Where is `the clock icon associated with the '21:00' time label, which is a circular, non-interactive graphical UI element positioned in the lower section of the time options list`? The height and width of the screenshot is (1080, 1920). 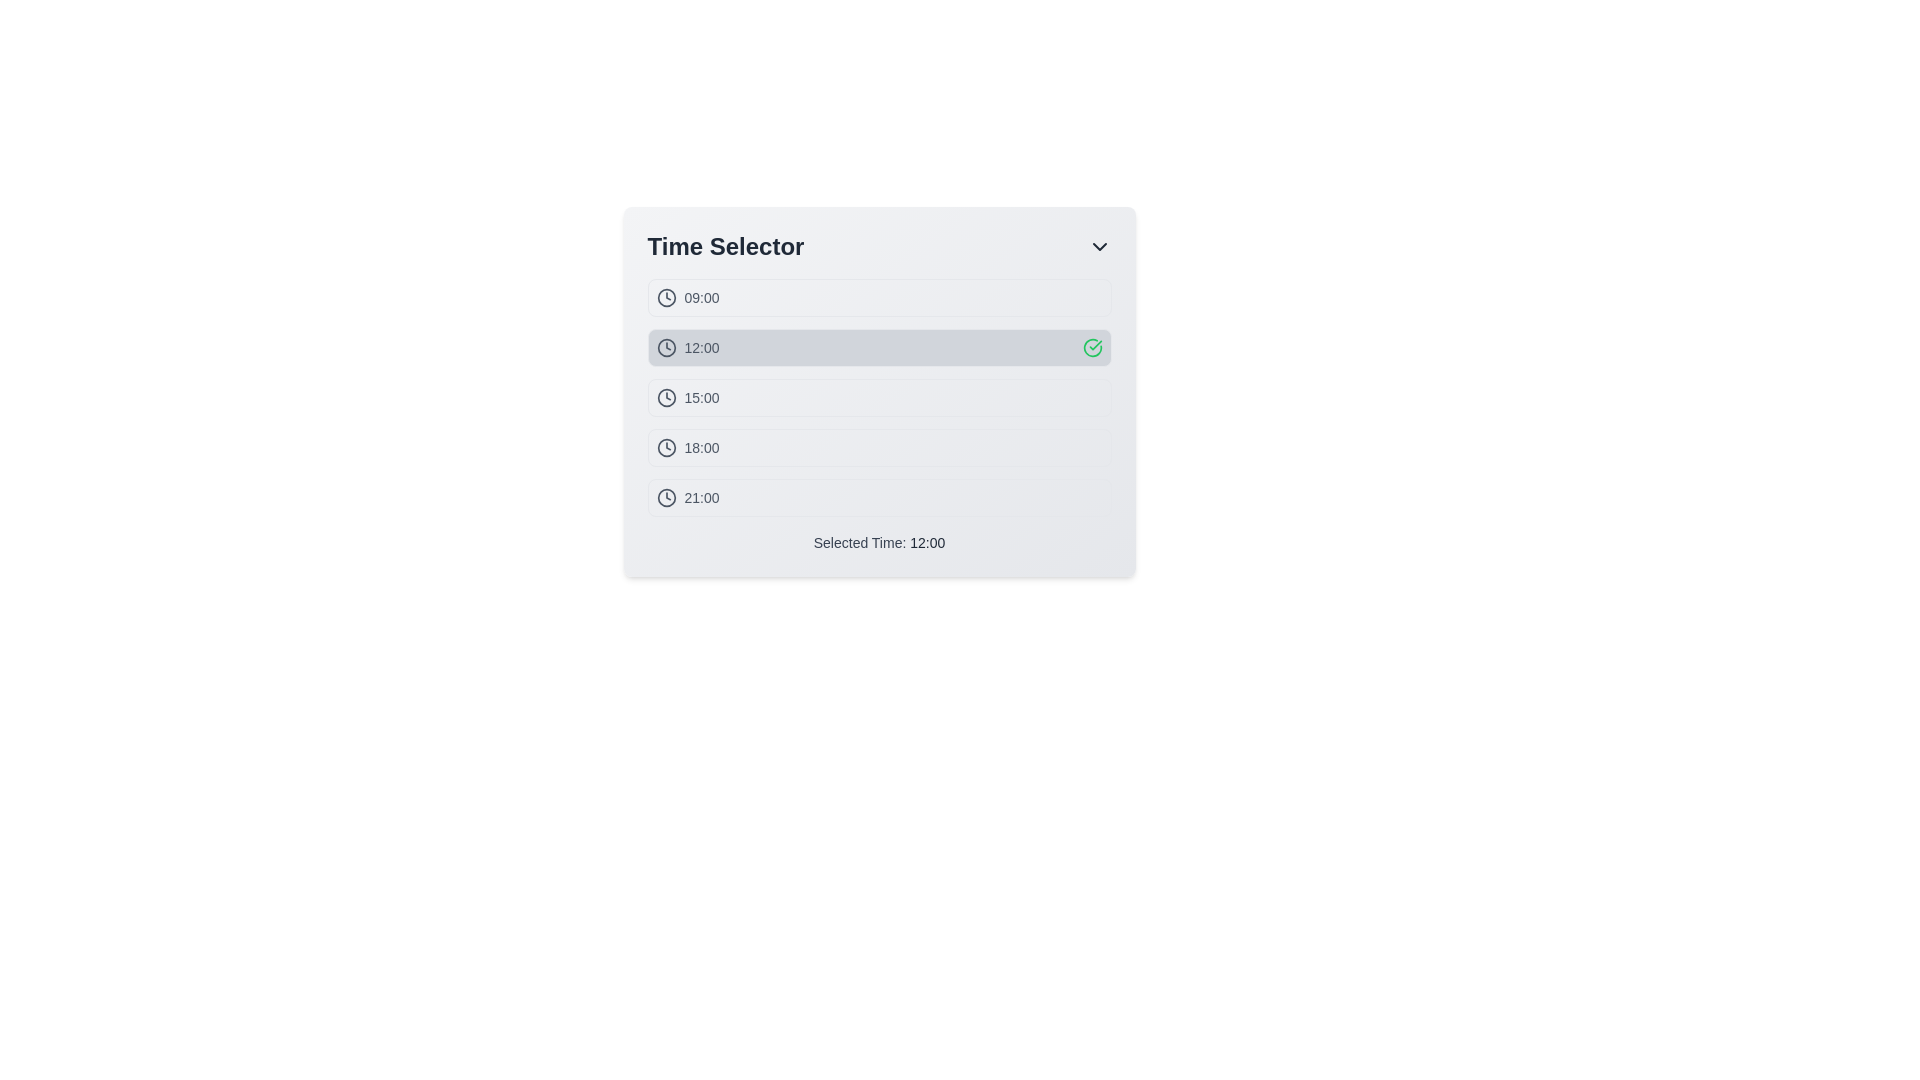
the clock icon associated with the '21:00' time label, which is a circular, non-interactive graphical UI element positioned in the lower section of the time options list is located at coordinates (666, 496).